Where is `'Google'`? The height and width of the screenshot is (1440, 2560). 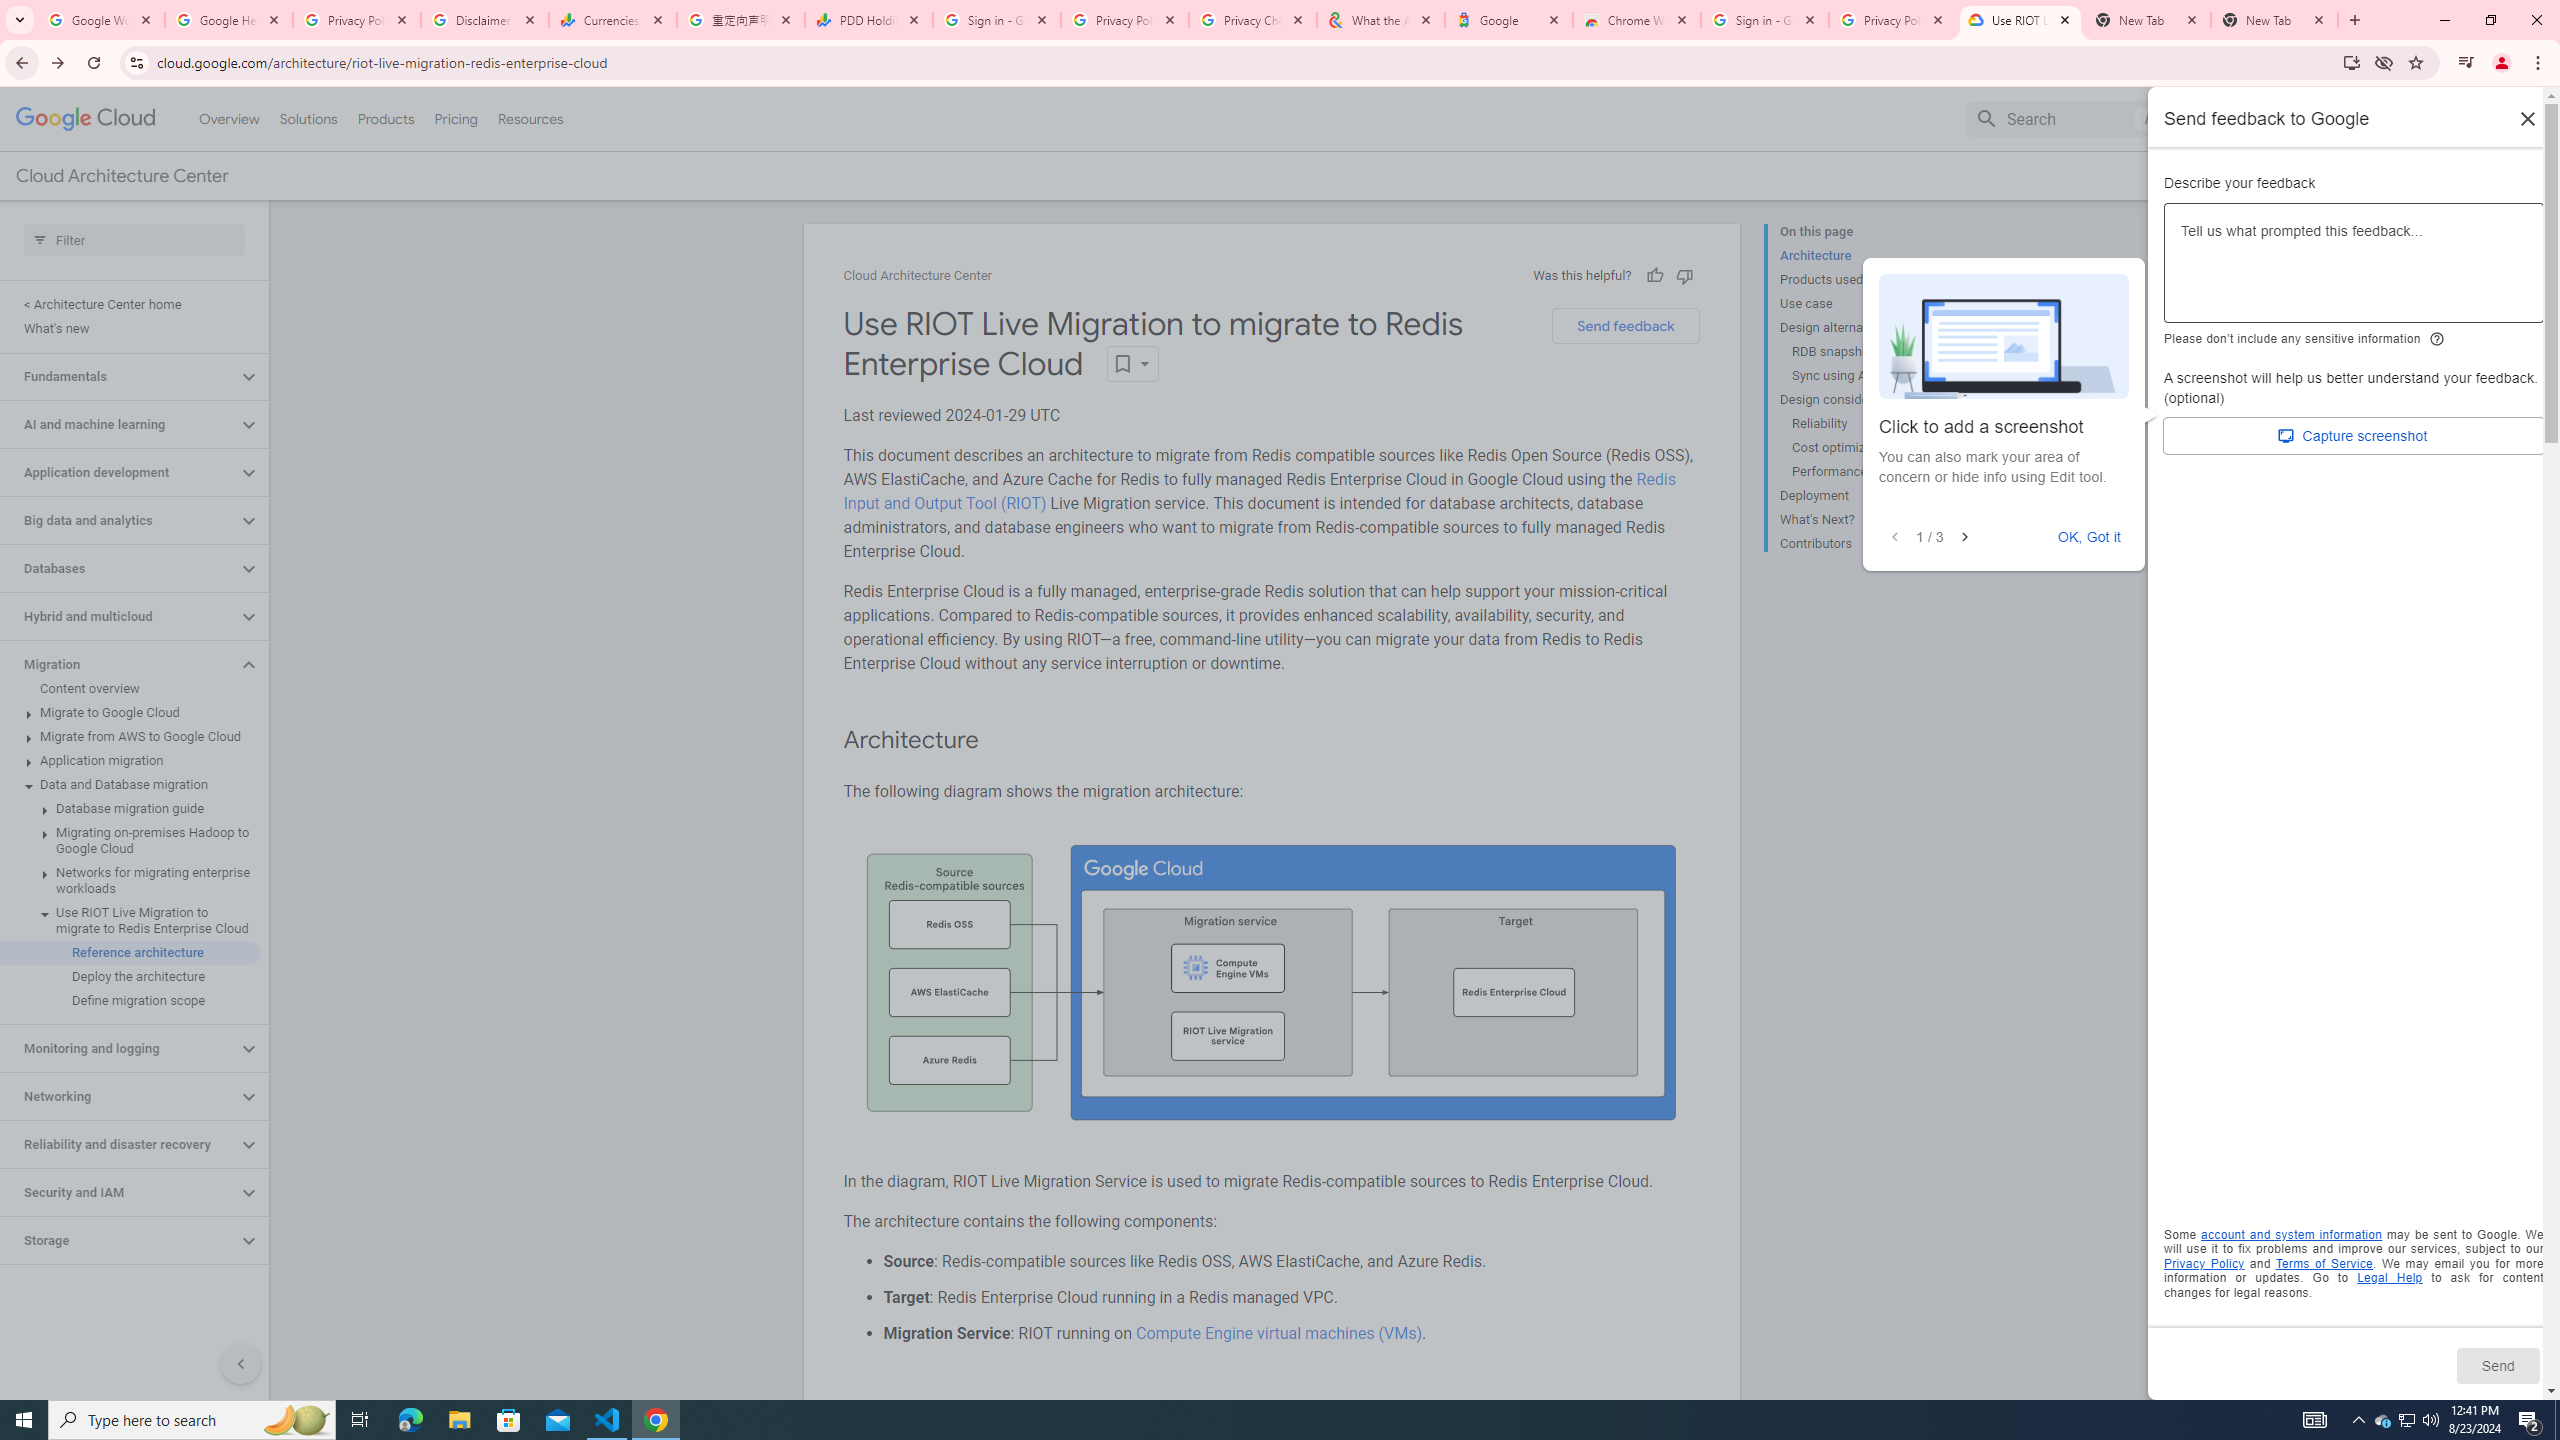 'Google' is located at coordinates (1508, 19).